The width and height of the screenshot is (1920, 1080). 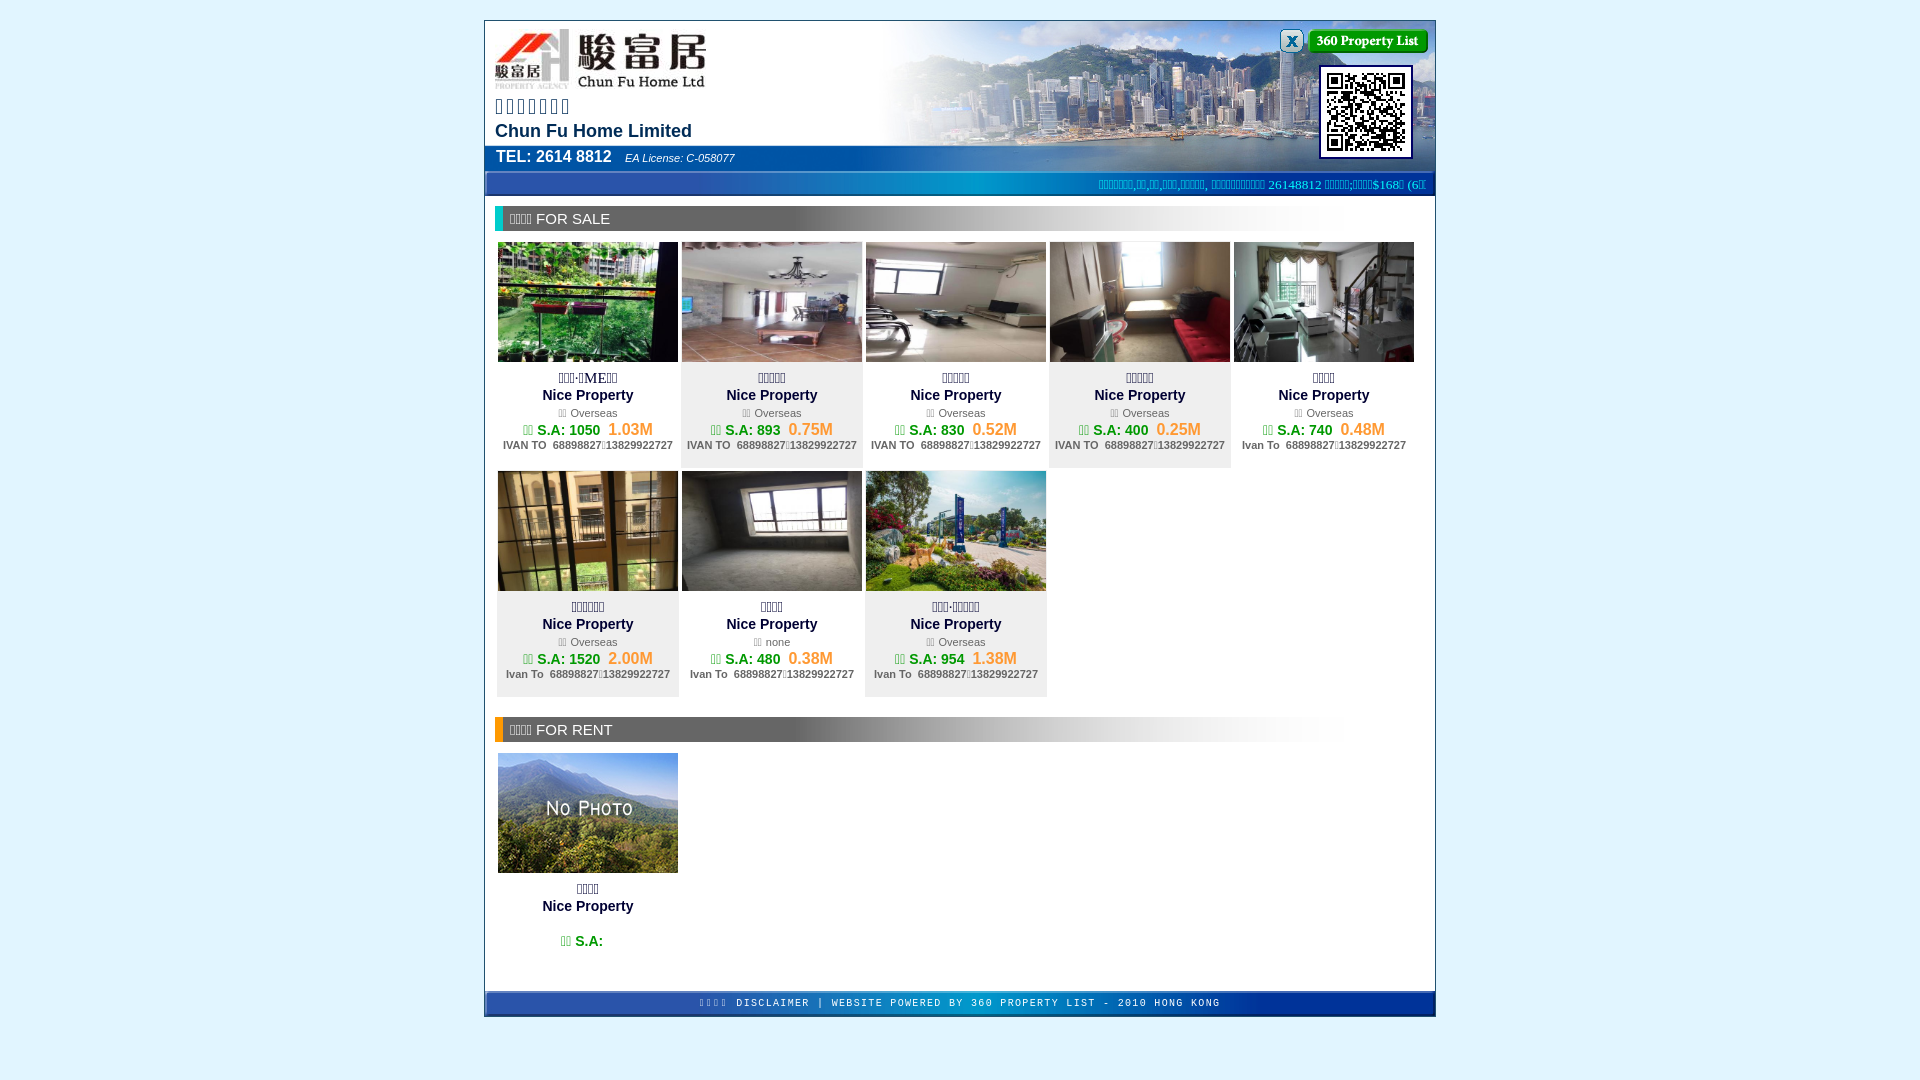 What do you see at coordinates (970, 1003) in the screenshot?
I see `'360 PROPERTY LIST'` at bounding box center [970, 1003].